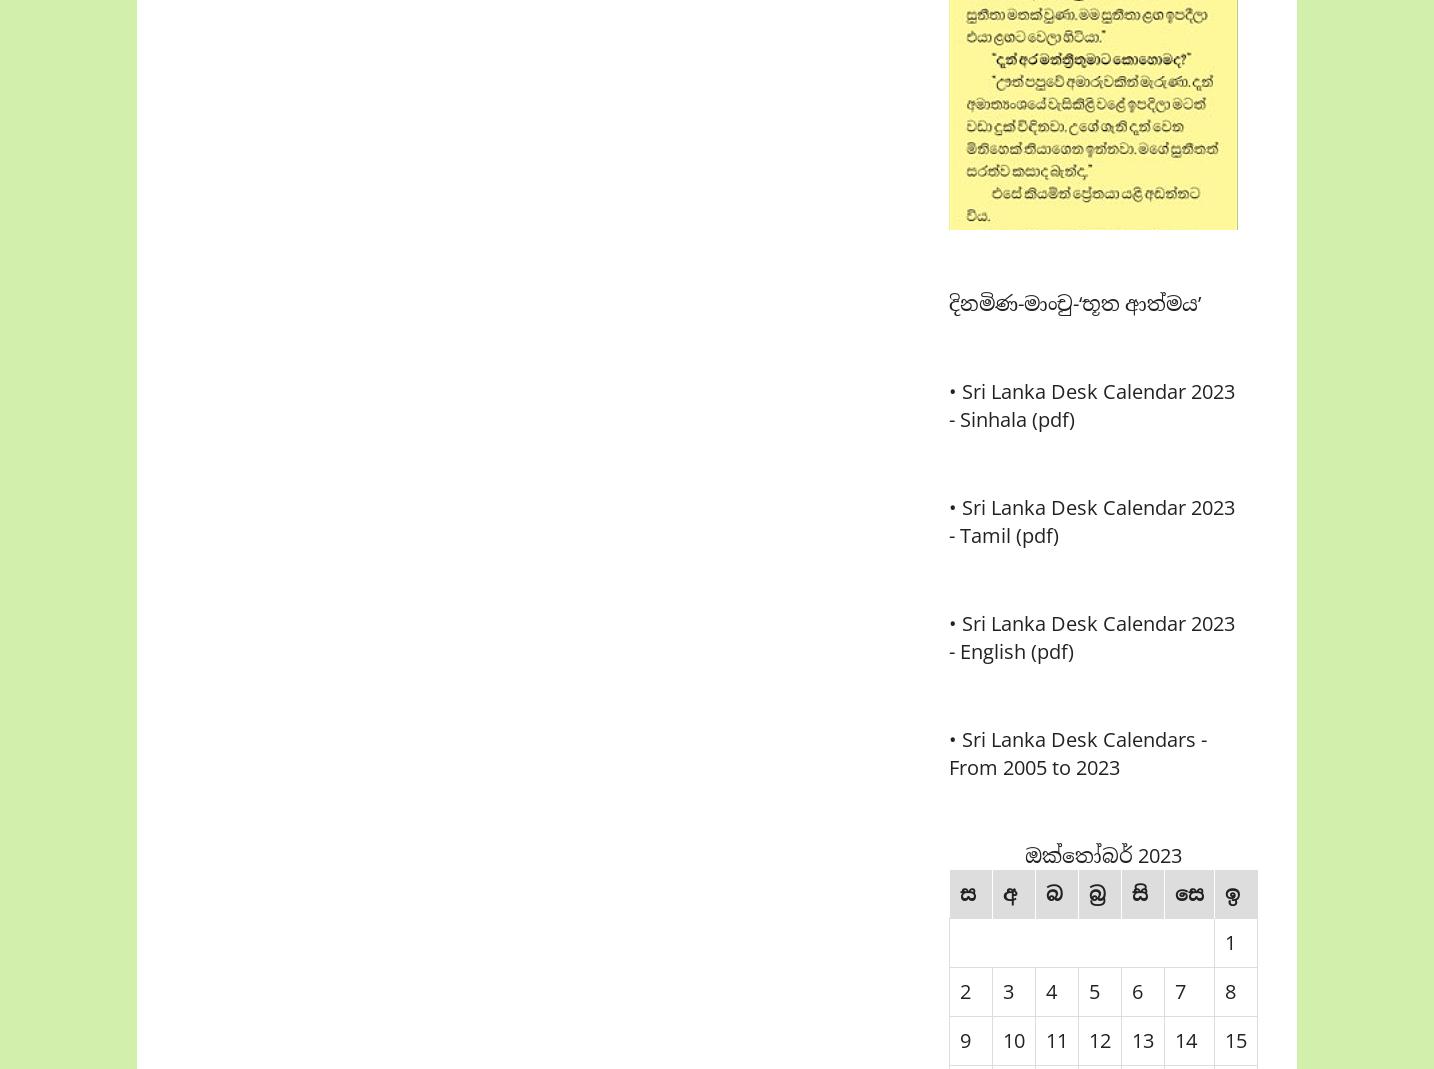 The width and height of the screenshot is (1434, 1069). I want to click on '9', so click(964, 1040).